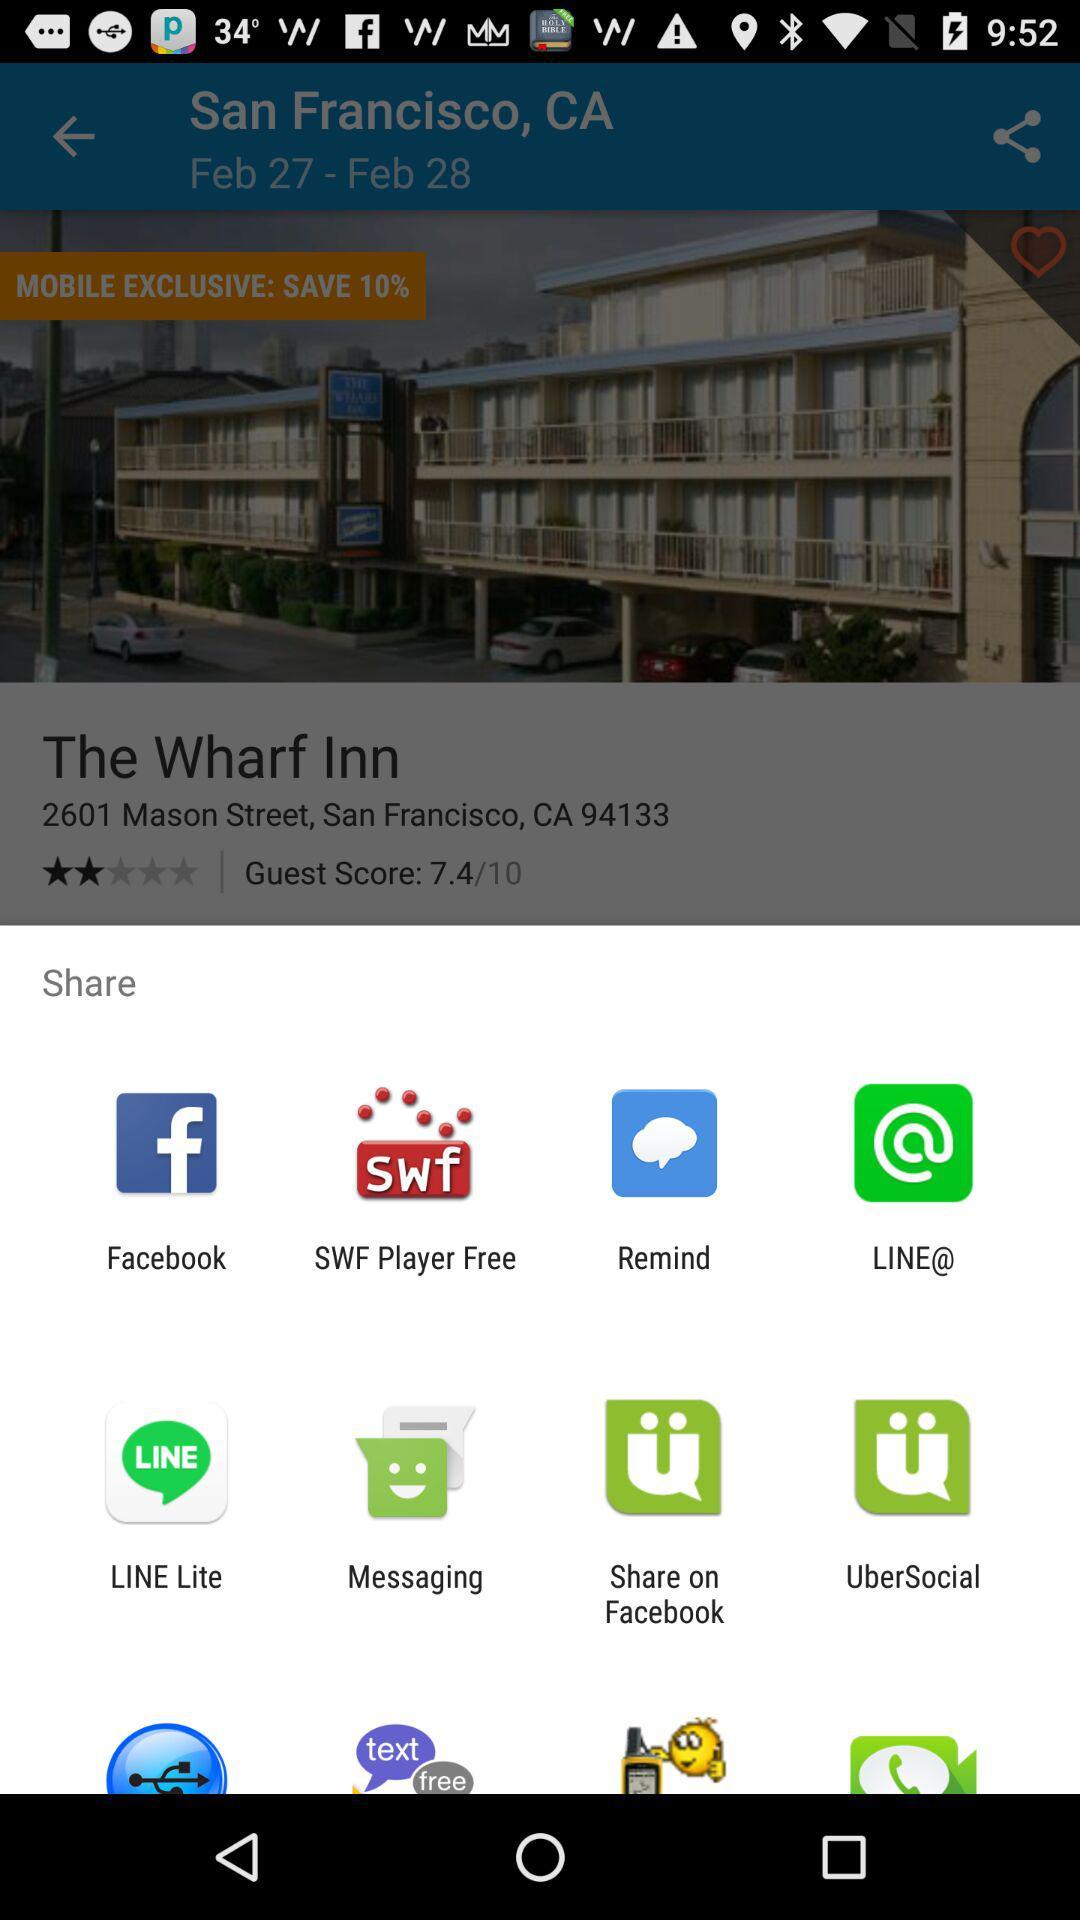  Describe the element at coordinates (414, 1592) in the screenshot. I see `icon next to share on facebook app` at that location.